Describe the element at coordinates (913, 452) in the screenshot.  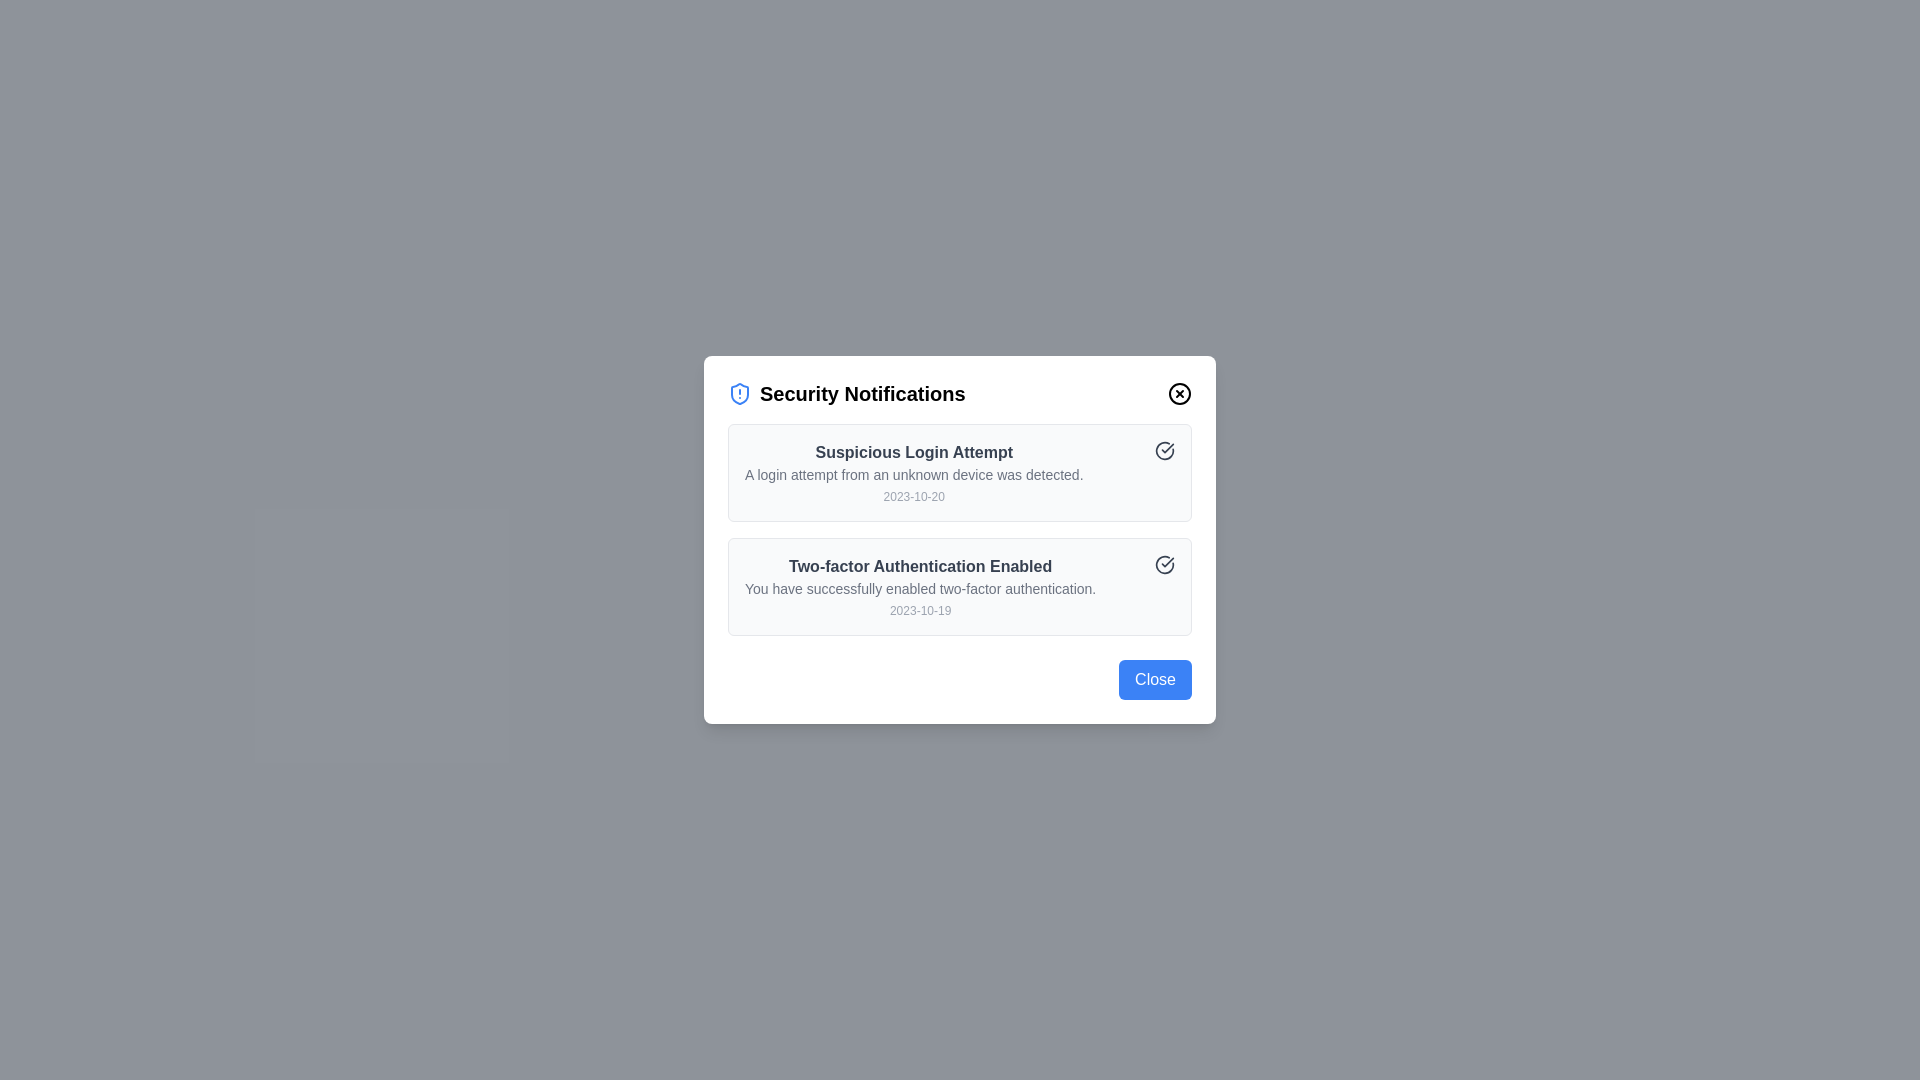
I see `the prominent title or header text label indicating a suspicious login attempt notification` at that location.